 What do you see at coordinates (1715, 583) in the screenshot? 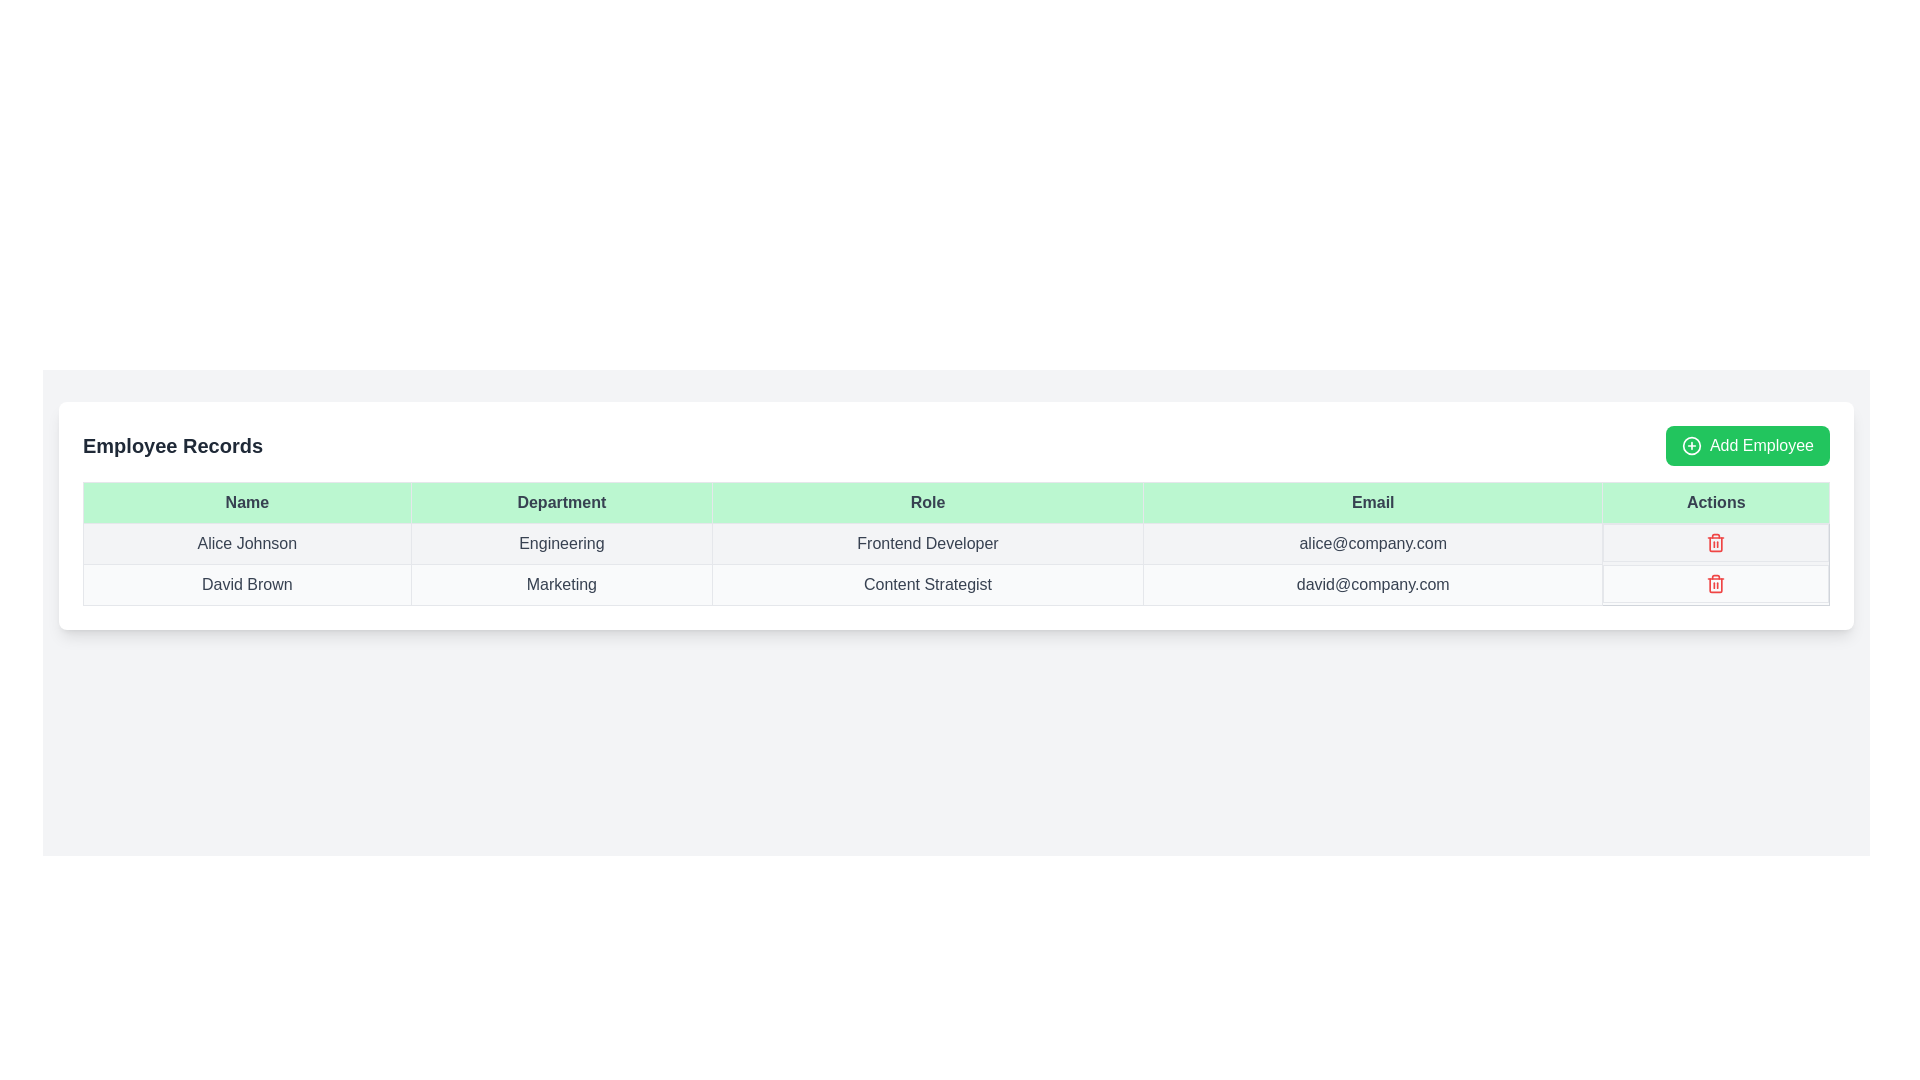
I see `the red trash icon` at bounding box center [1715, 583].